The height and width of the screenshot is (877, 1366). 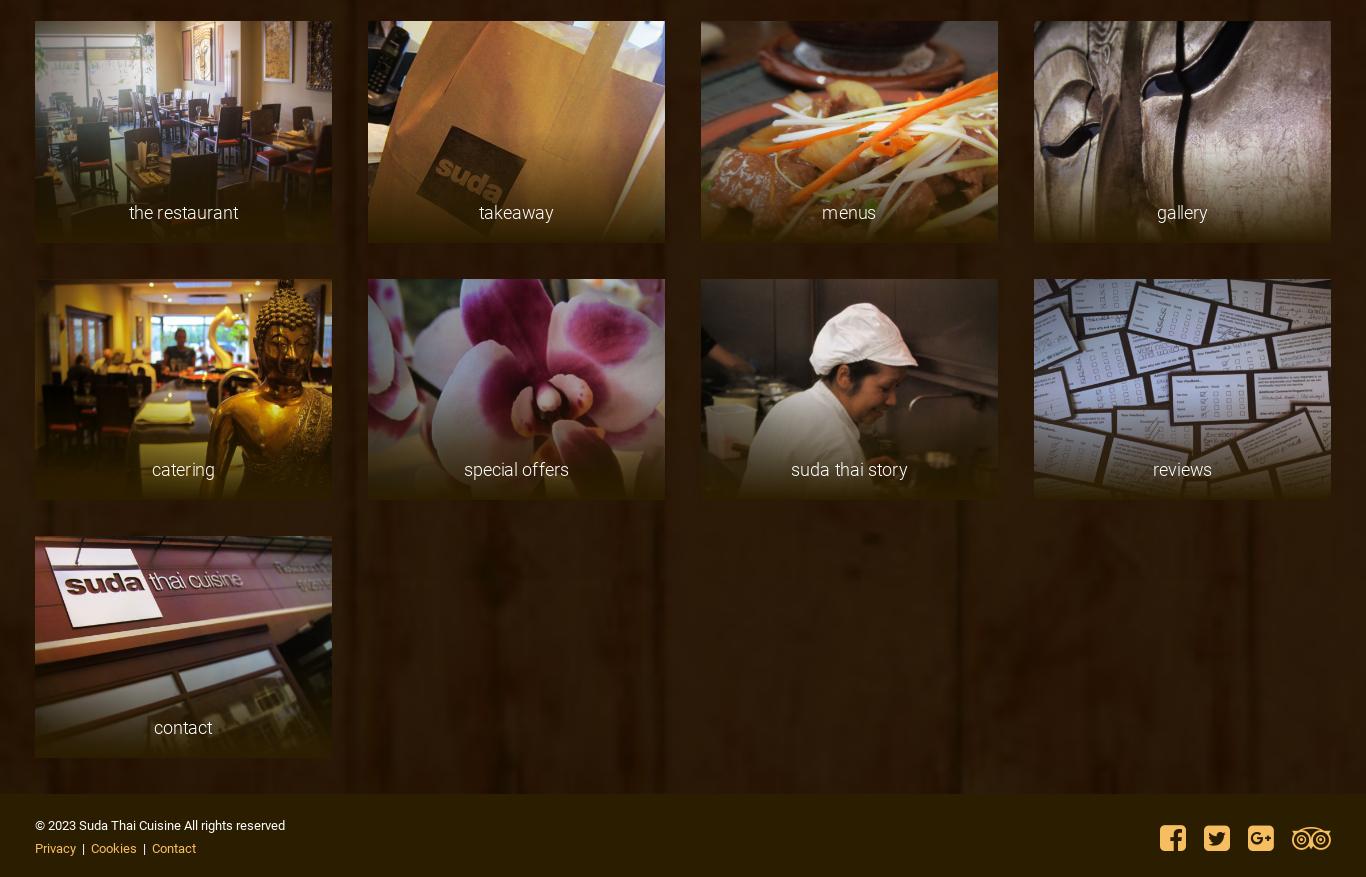 What do you see at coordinates (515, 210) in the screenshot?
I see `'takeaway'` at bounding box center [515, 210].